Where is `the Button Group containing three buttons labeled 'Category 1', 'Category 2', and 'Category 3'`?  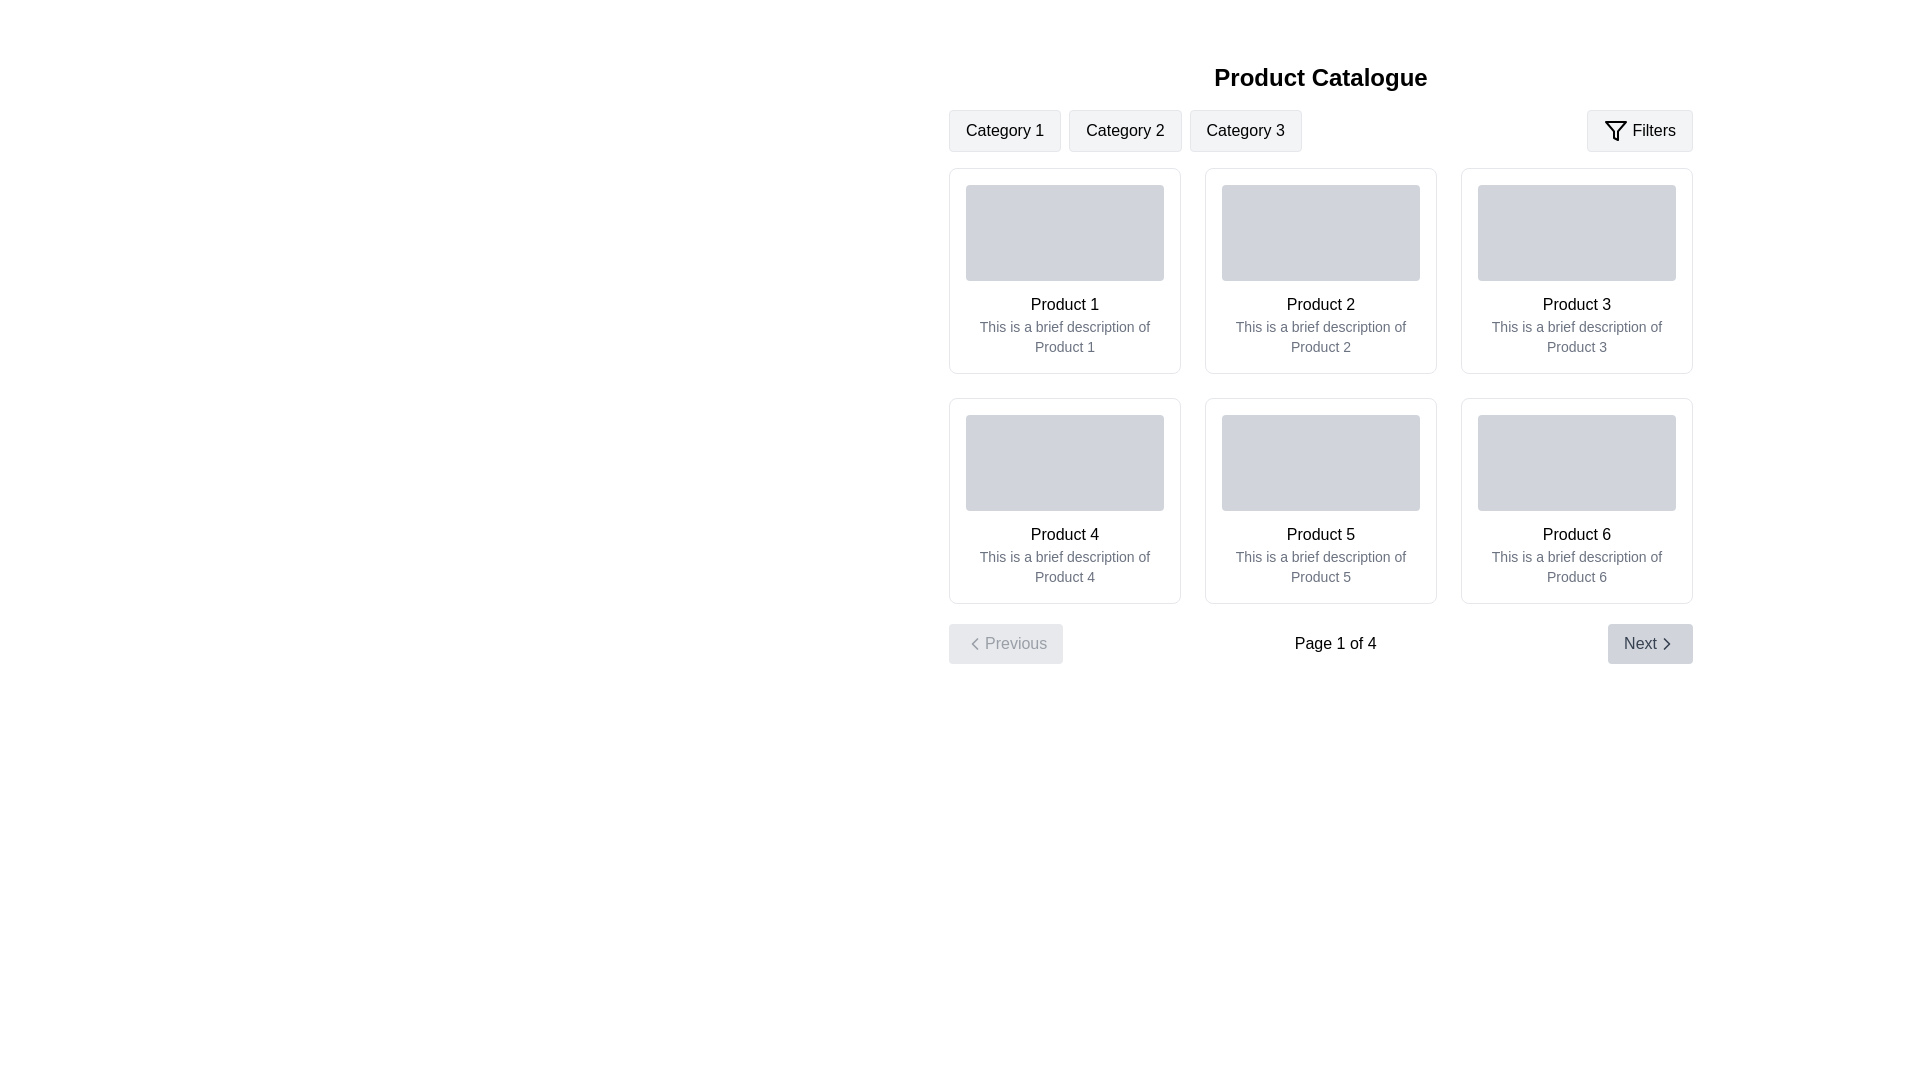 the Button Group containing three buttons labeled 'Category 1', 'Category 2', and 'Category 3' is located at coordinates (1125, 131).